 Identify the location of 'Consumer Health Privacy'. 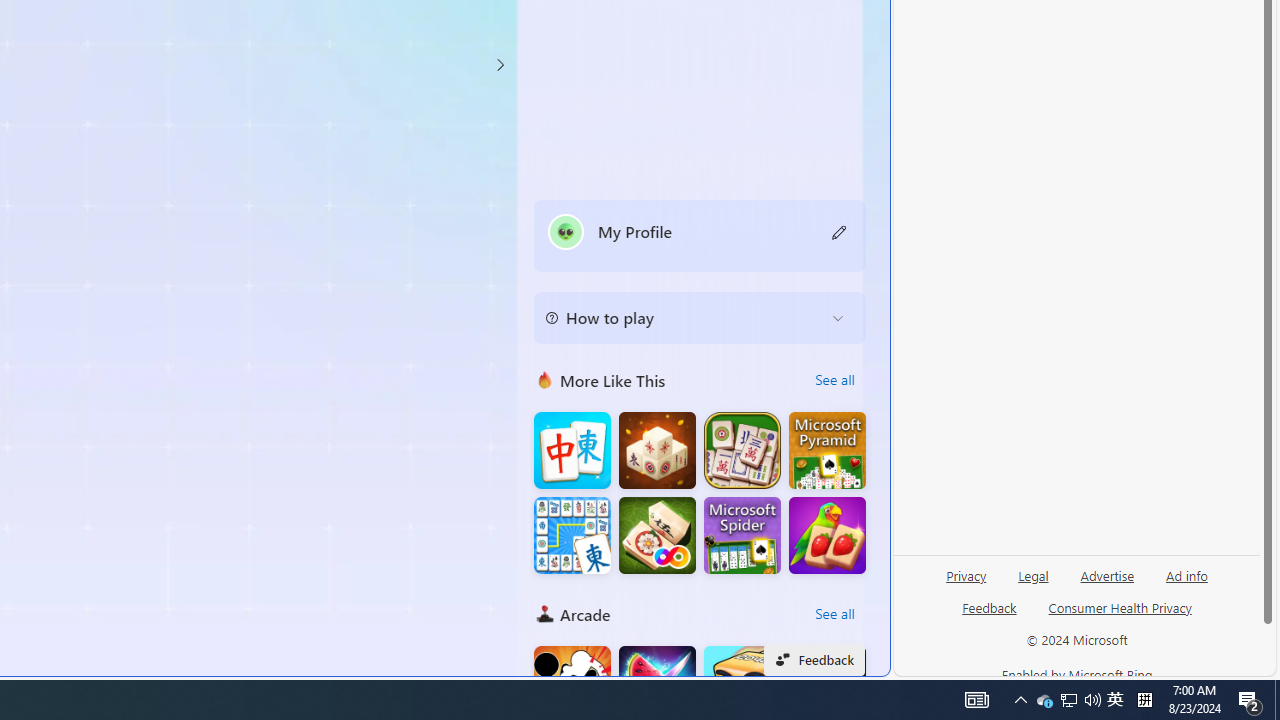
(1120, 606).